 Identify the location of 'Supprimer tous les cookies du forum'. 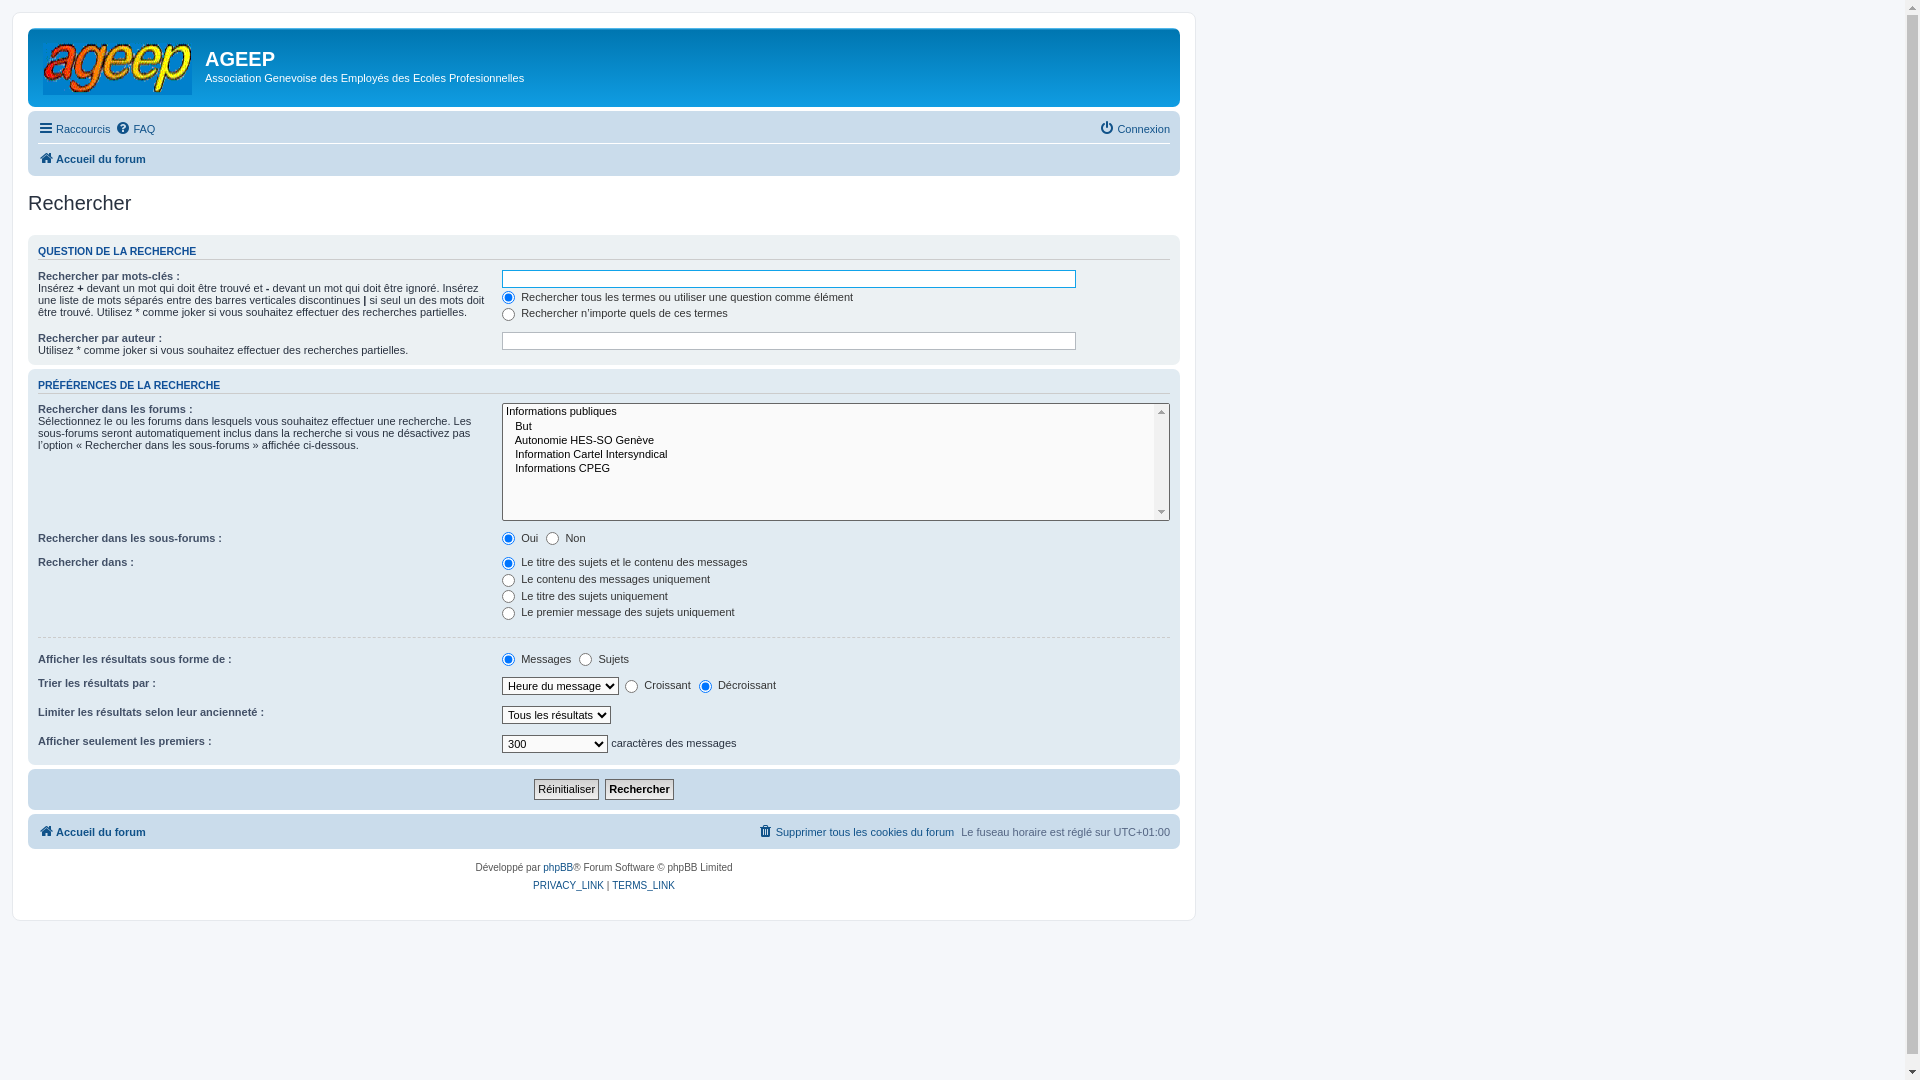
(856, 832).